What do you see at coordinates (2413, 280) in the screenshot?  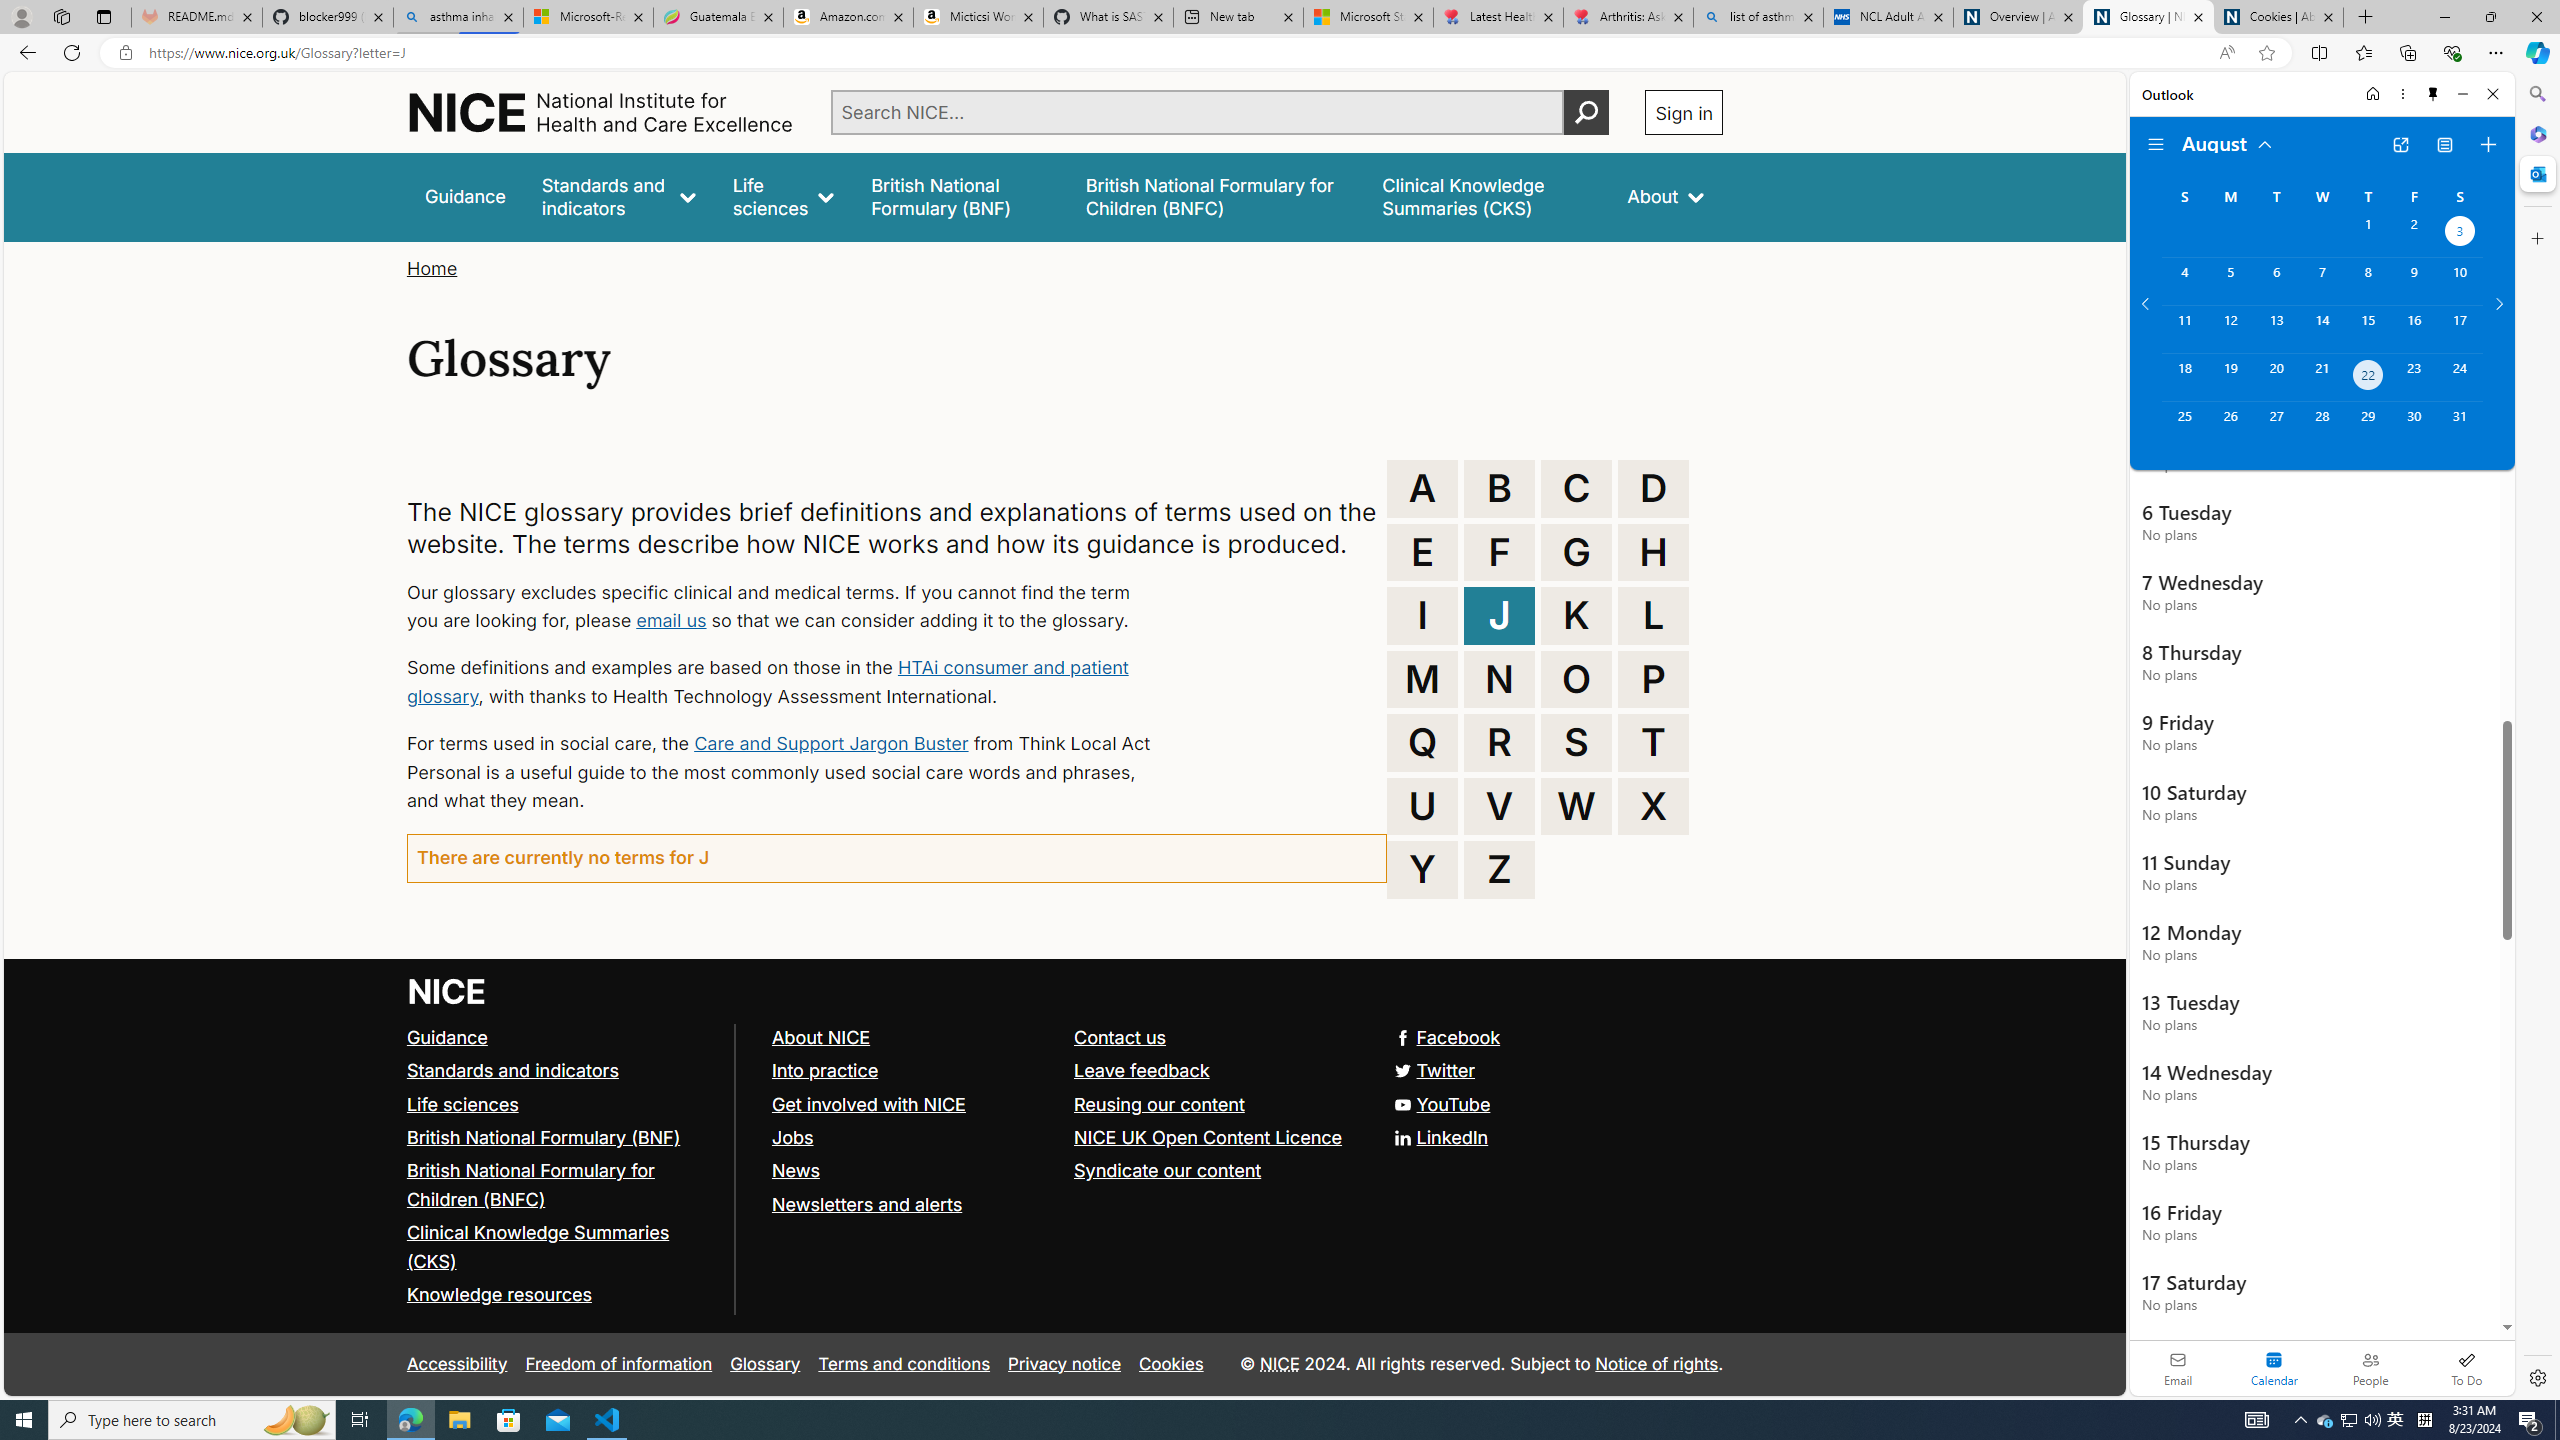 I see `'Friday, August 9, 2024. '` at bounding box center [2413, 280].